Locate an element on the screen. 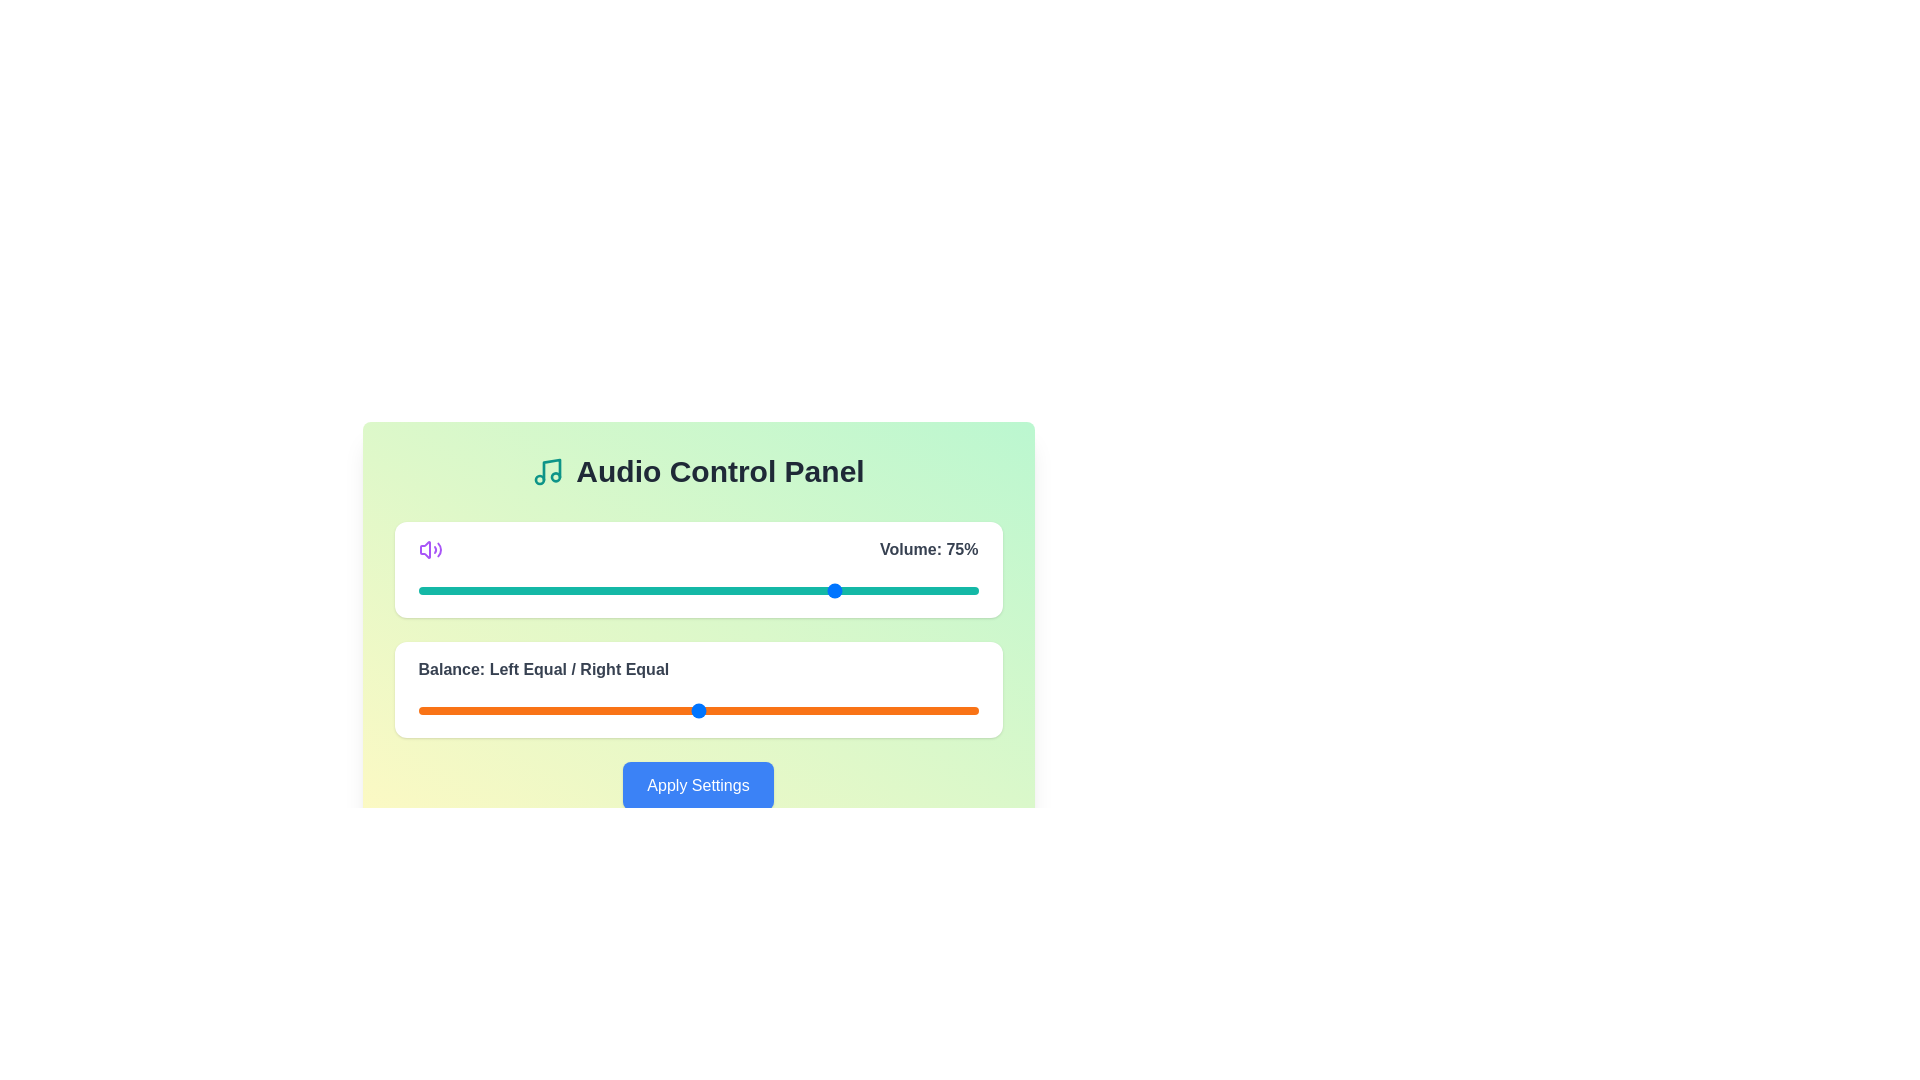 The image size is (1920, 1080). 'Apply Settings' button to apply the current audio settings is located at coordinates (698, 785).